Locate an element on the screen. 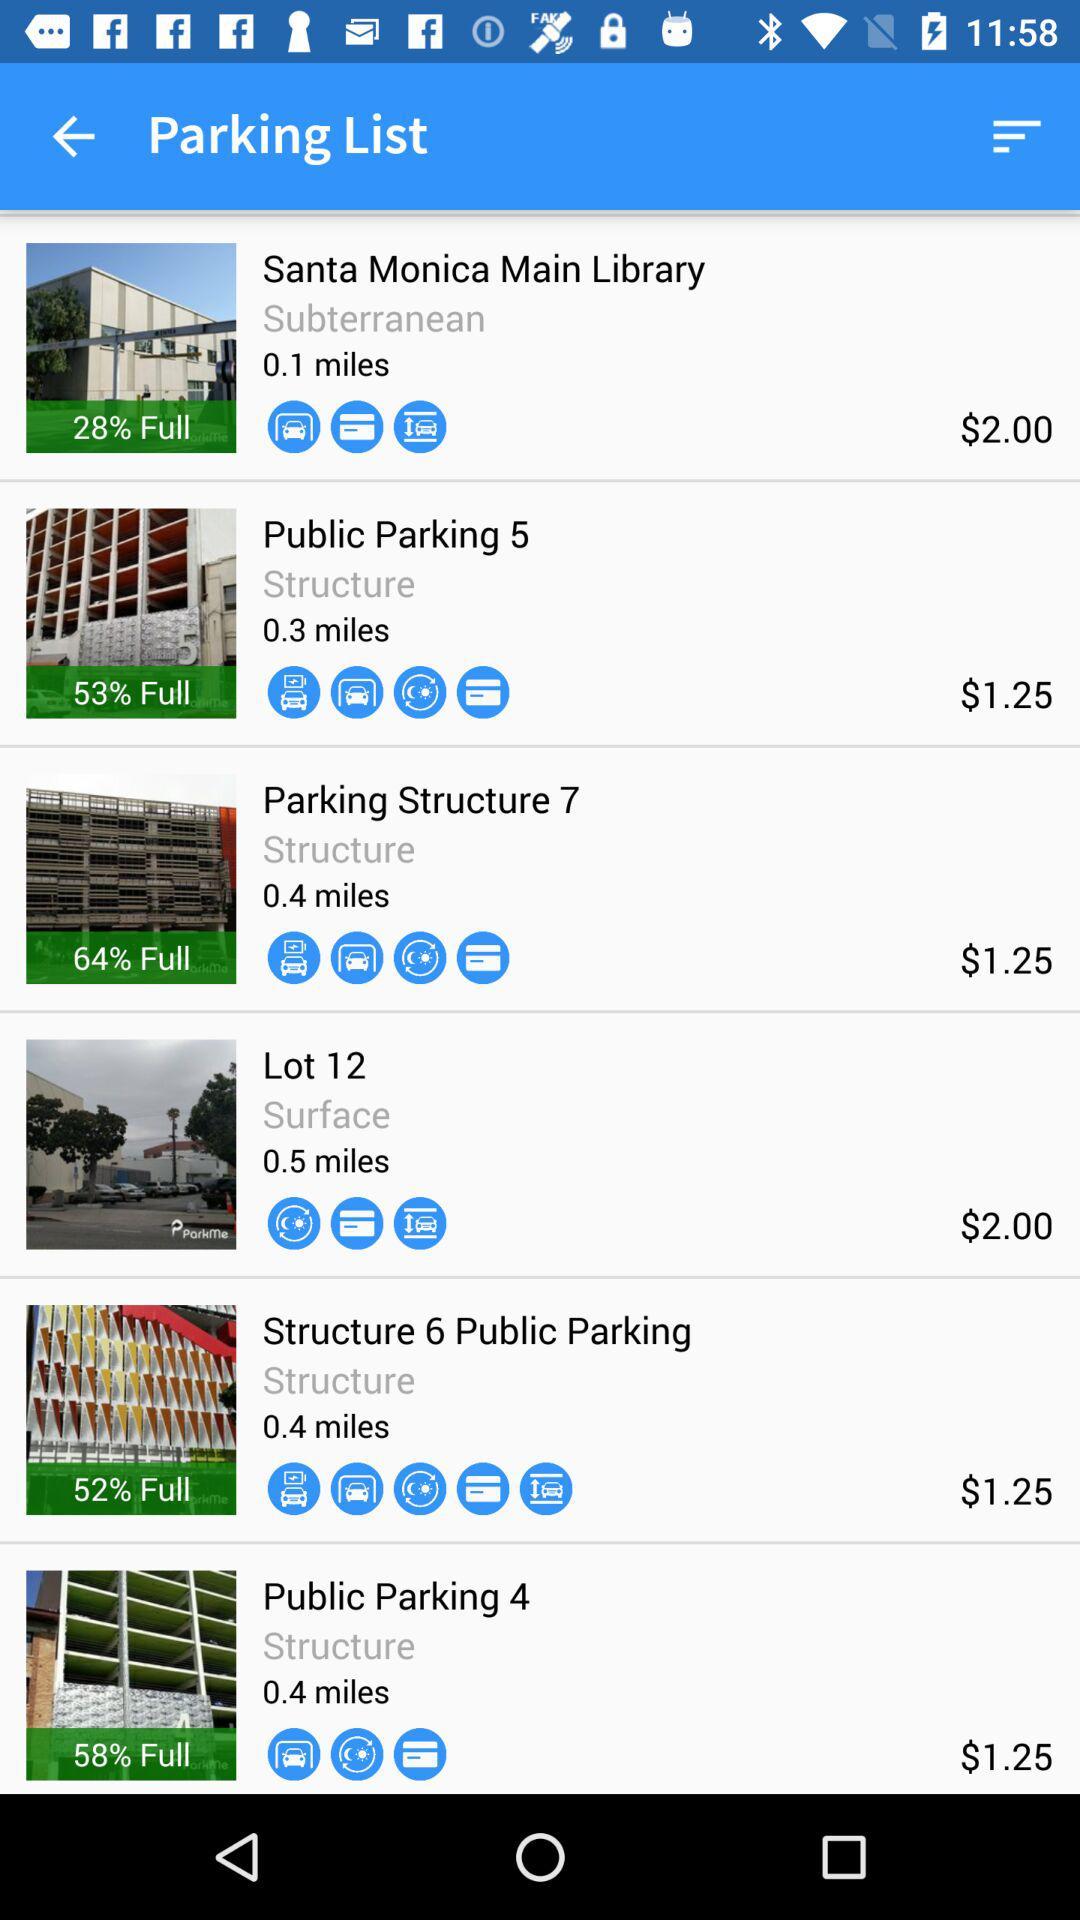 Image resolution: width=1080 pixels, height=1920 pixels. icon to the left of parking list icon is located at coordinates (72, 135).